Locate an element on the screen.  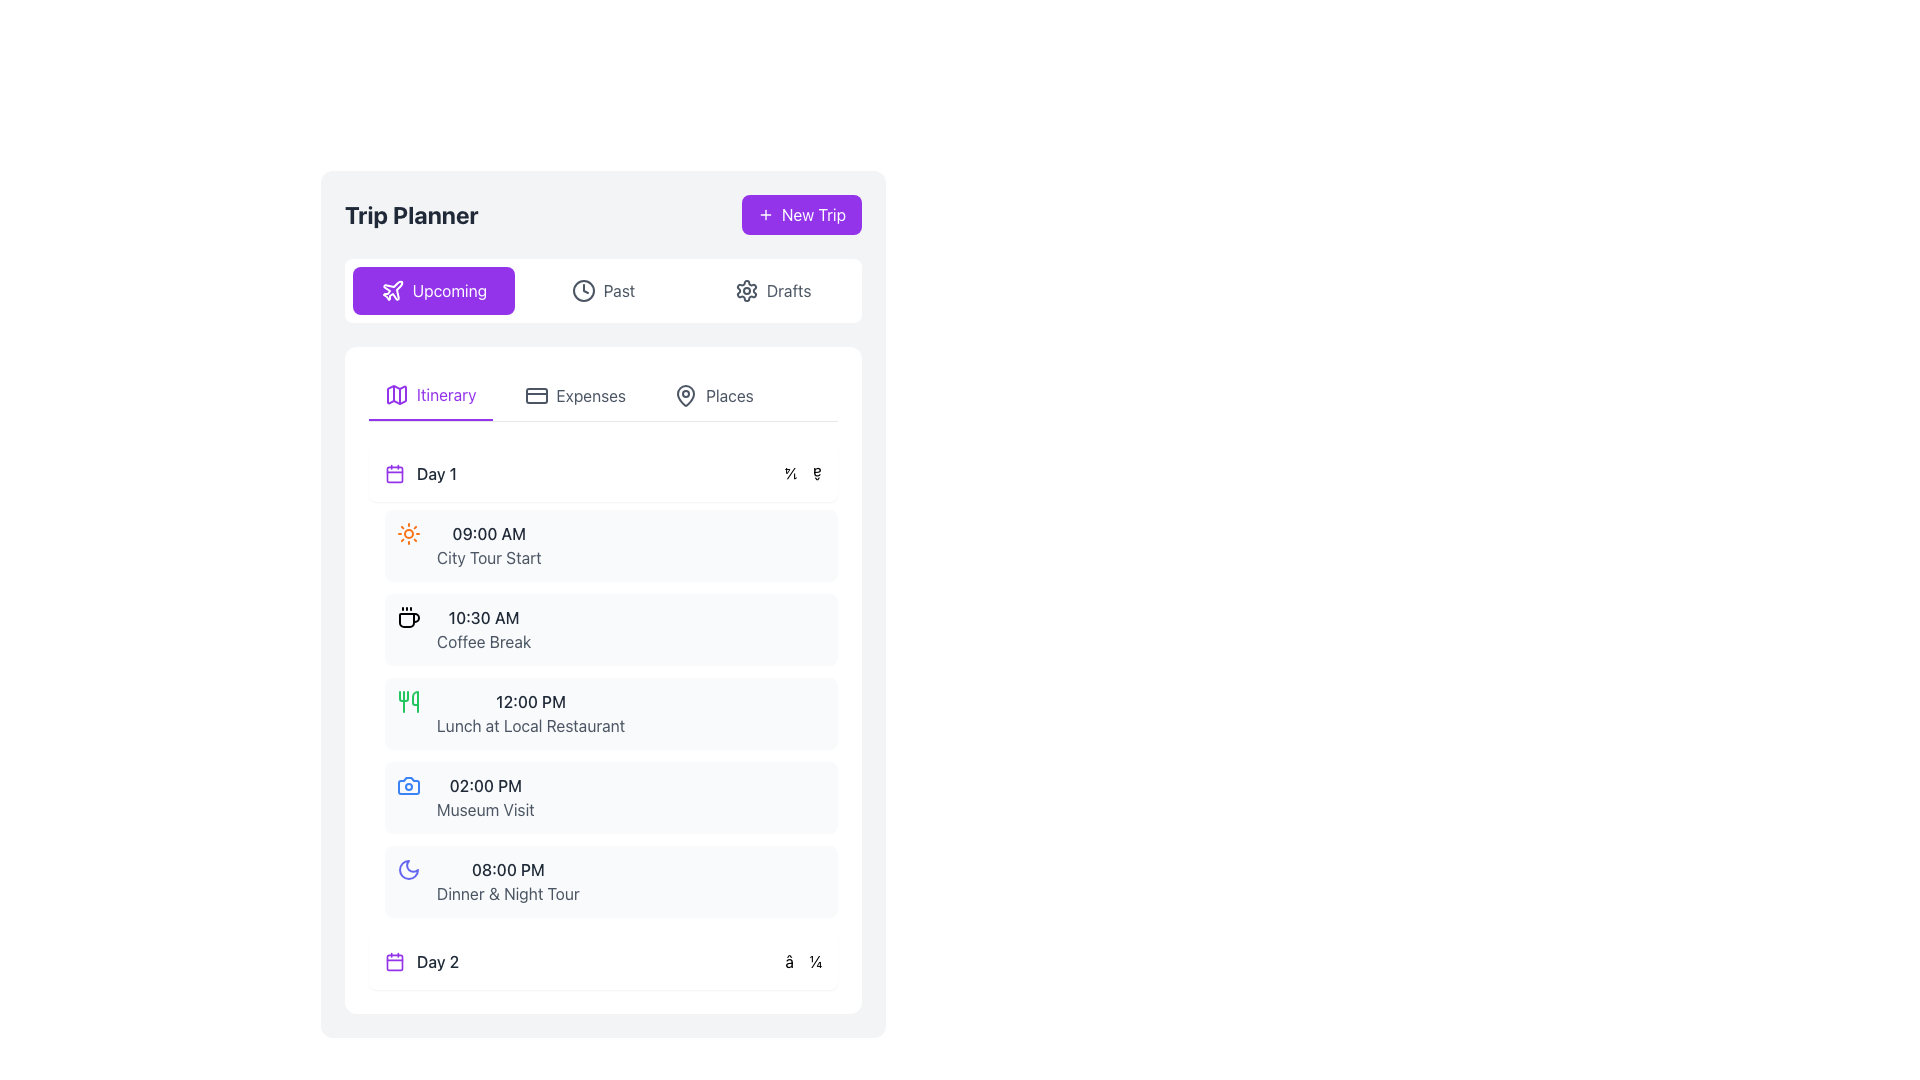
the calendar icon associated with the text 'Day 2', located in the lower portion of the interface, aligned to the left side of the section marked 'Day 2' is located at coordinates (394, 960).